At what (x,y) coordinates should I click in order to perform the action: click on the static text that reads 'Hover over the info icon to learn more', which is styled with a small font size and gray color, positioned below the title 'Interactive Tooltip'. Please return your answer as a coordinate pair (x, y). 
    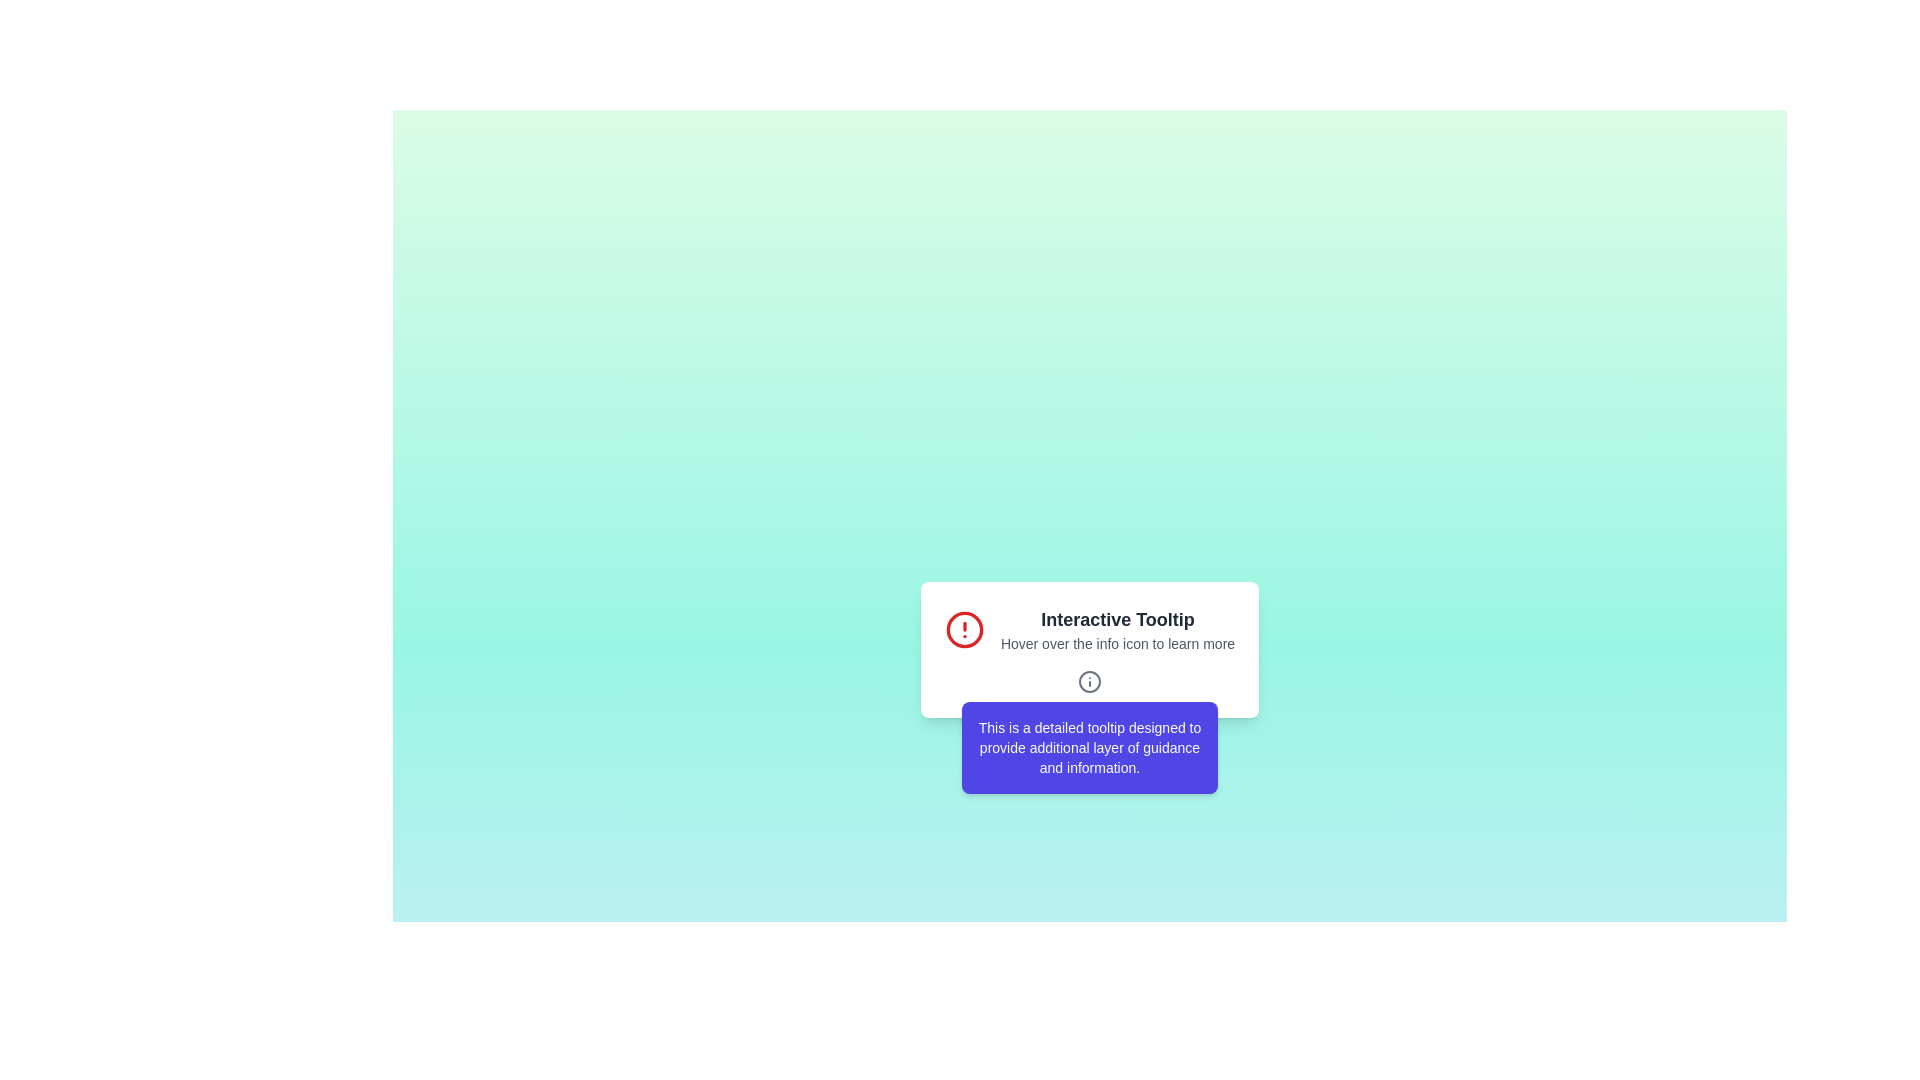
    Looking at the image, I should click on (1117, 644).